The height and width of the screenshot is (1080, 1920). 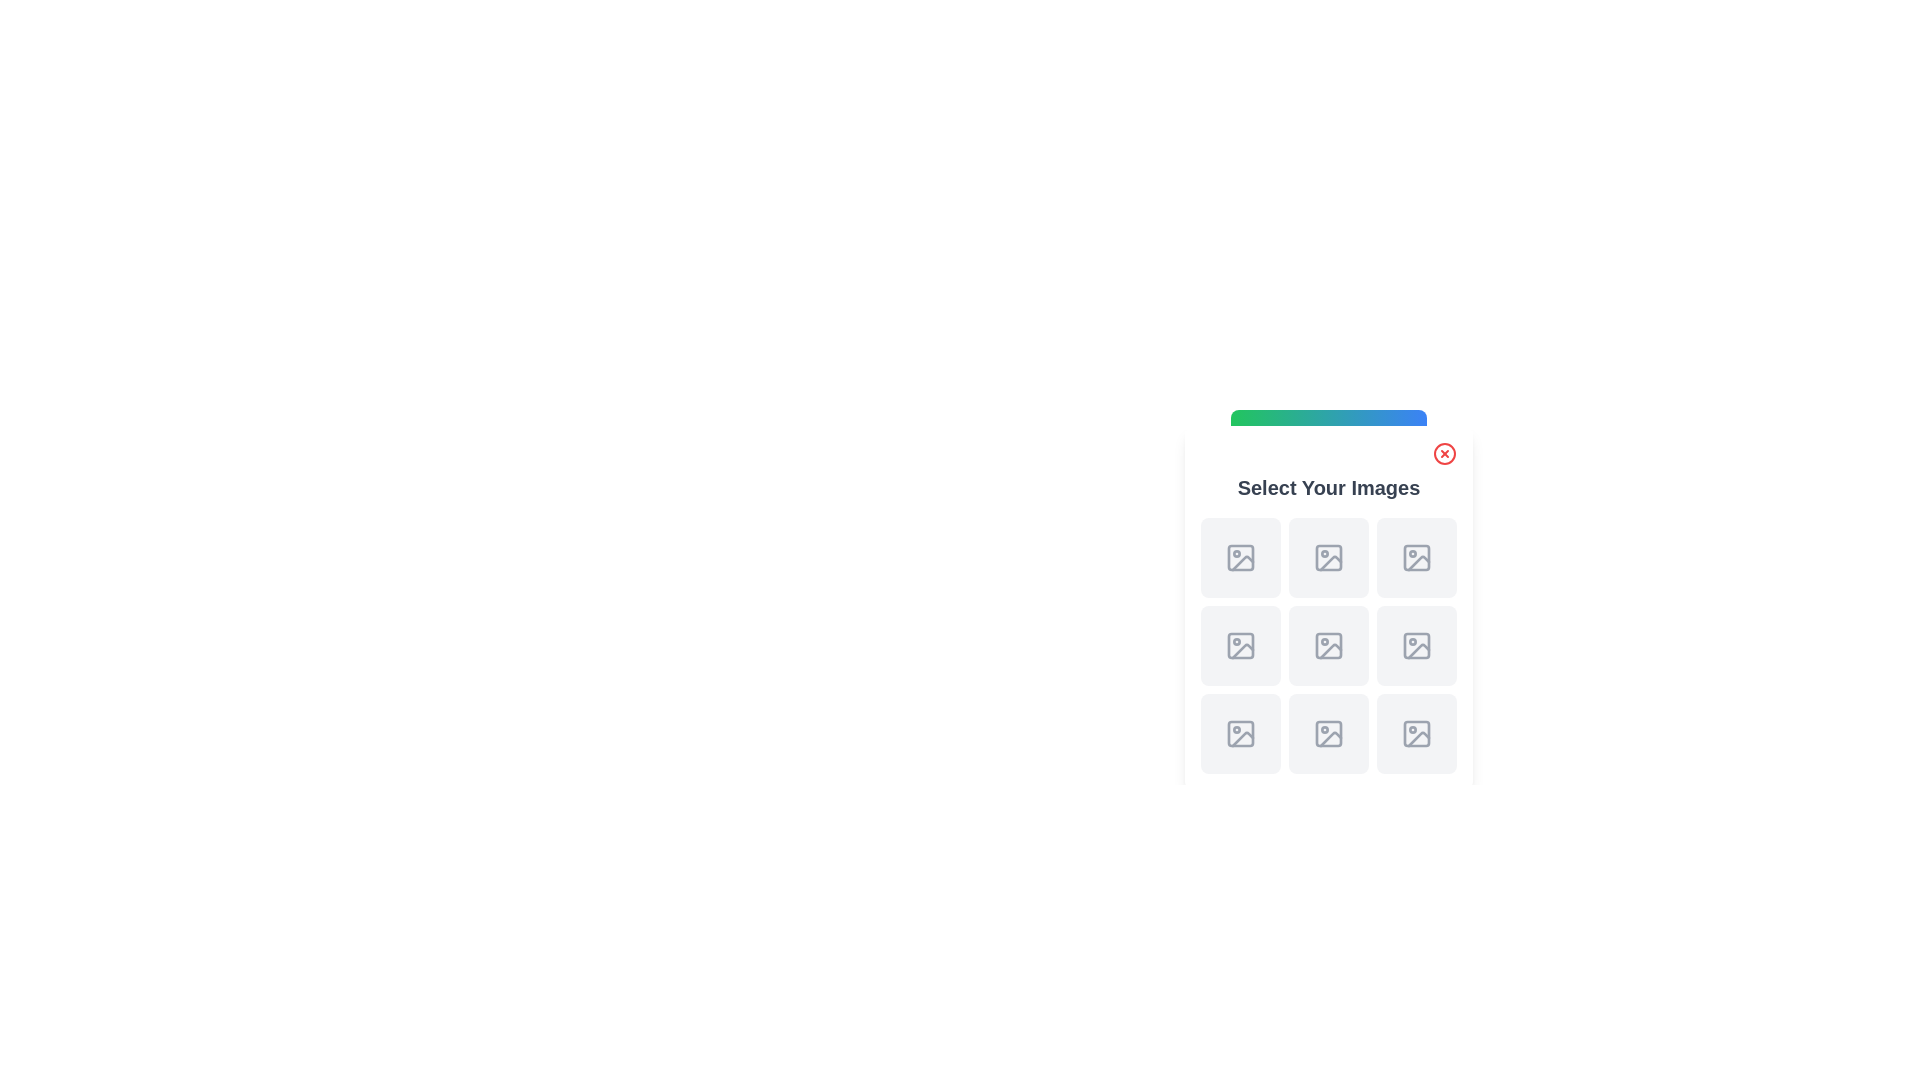 What do you see at coordinates (1329, 733) in the screenshot?
I see `the Icon component, which is a rectangular shape with rounded corners located at the bottom-right corner of the third row in a 3x3 grid layout` at bounding box center [1329, 733].